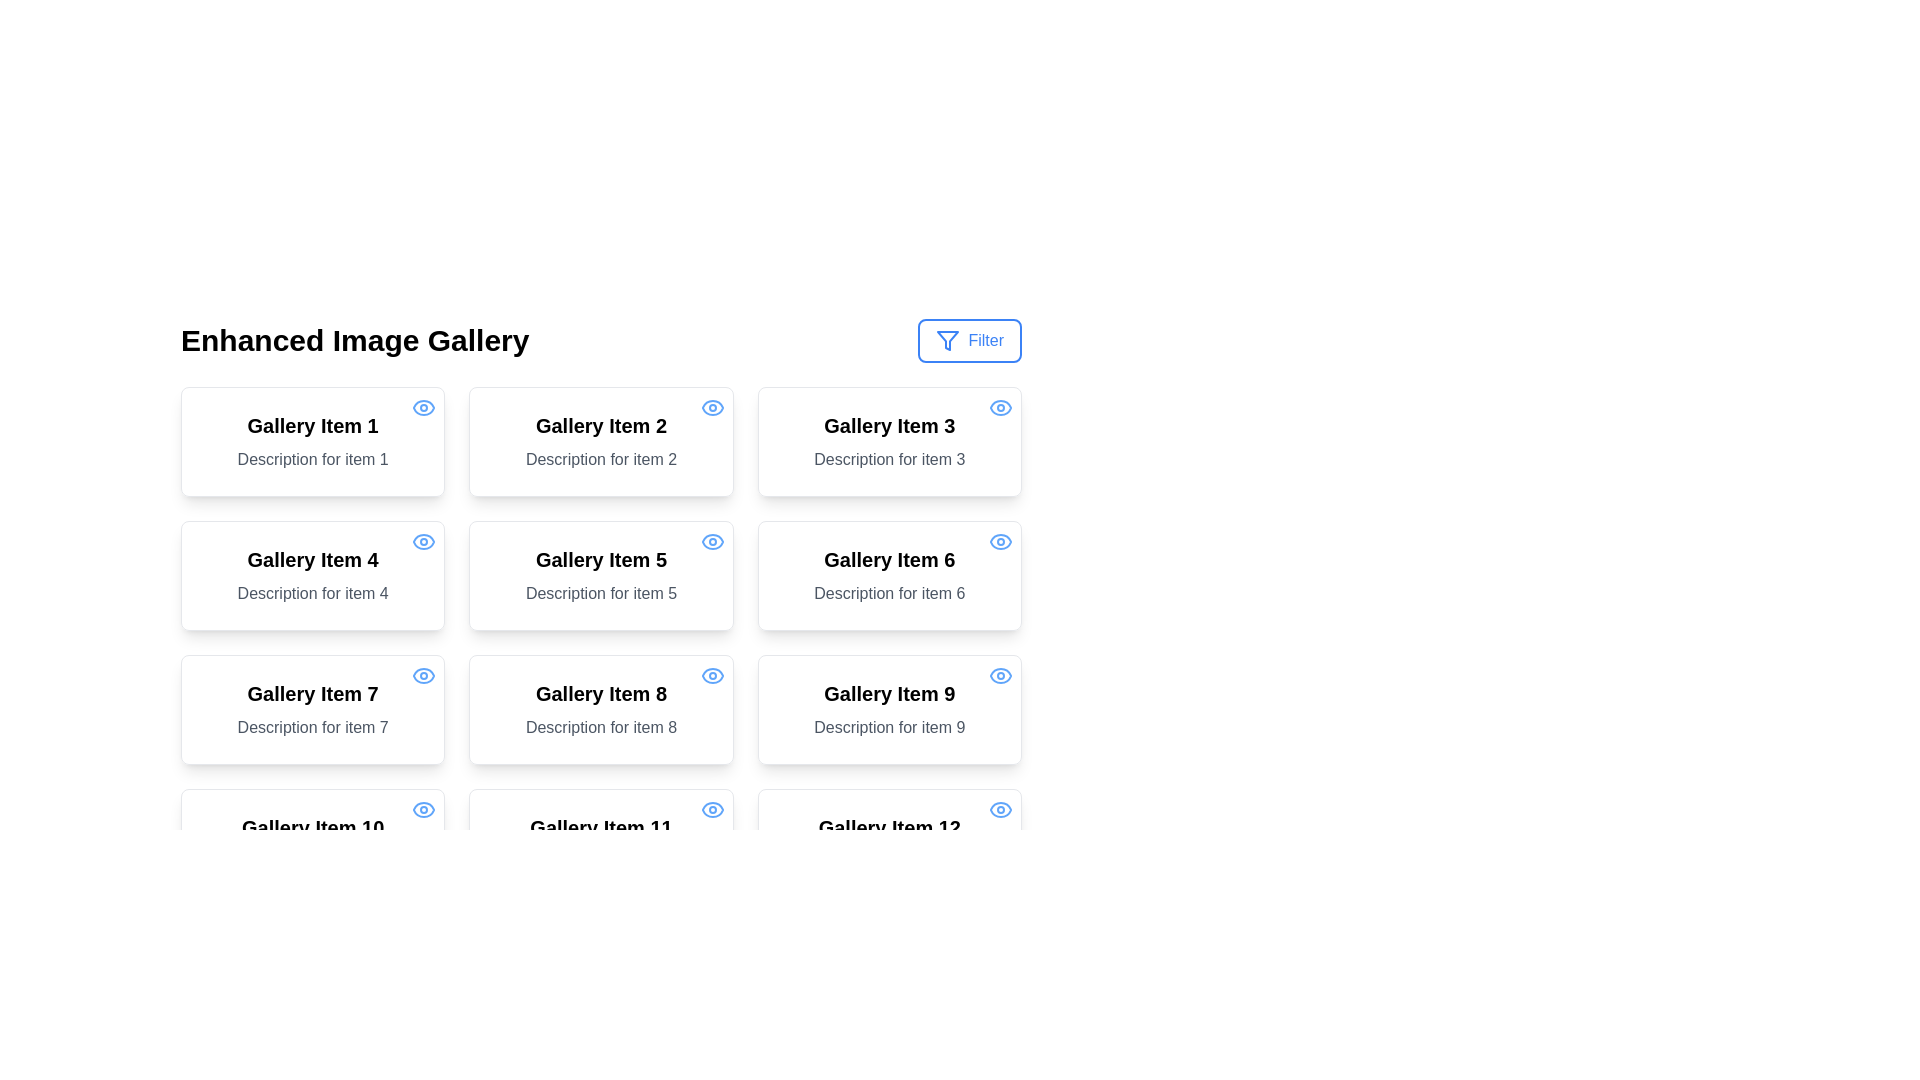 This screenshot has width=1920, height=1080. What do you see at coordinates (312, 593) in the screenshot?
I see `the text label reading 'Description for item 4', which is located below the title 'Gallery Item 4' within the bordered card in the second row, first column of the grid layout` at bounding box center [312, 593].